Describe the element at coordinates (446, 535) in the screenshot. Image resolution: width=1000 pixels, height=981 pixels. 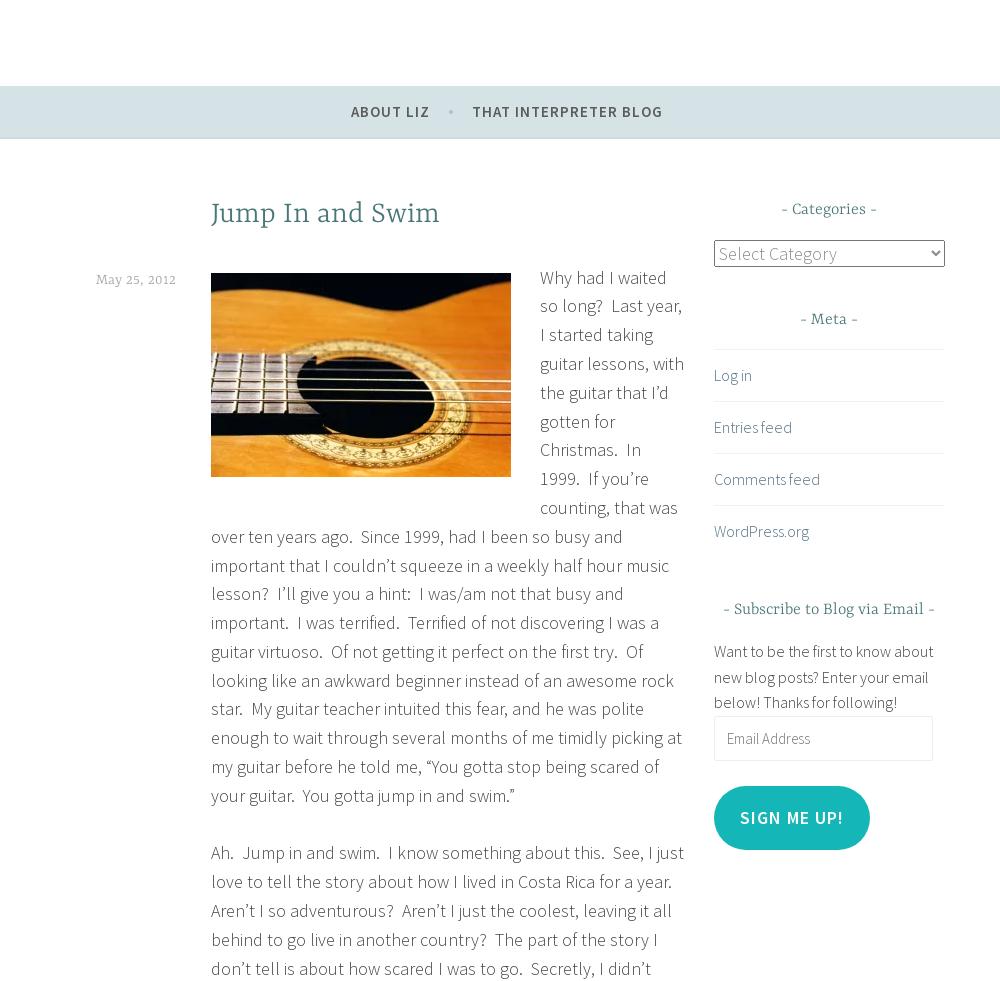
I see `'Why had I waited so long?  Last year, I started taking guitar lessons, with the guitar that I’d gotten for Christmas.  In 1999.  If you’re counting, that was over ten years ago.  Since 1999, had I been so busy and important that I couldn’t squeeze in a weekly half hour music lesson?  I’ll give you a hint:  I was/am not that busy and important.  I was terrified.  Terrified of not discovering I was a guitar virtuoso.  Of not getting it perfect on the first try.  Of looking like an awkward beginner instead of an awesome rock star.  My guitar teacher intuited this fear, and he was polite enough to wait through several months of me timidly picking at my guitar before he told me, “You gotta stop being scared of your guitar.  You gotta jump in and swim.”'` at that location.